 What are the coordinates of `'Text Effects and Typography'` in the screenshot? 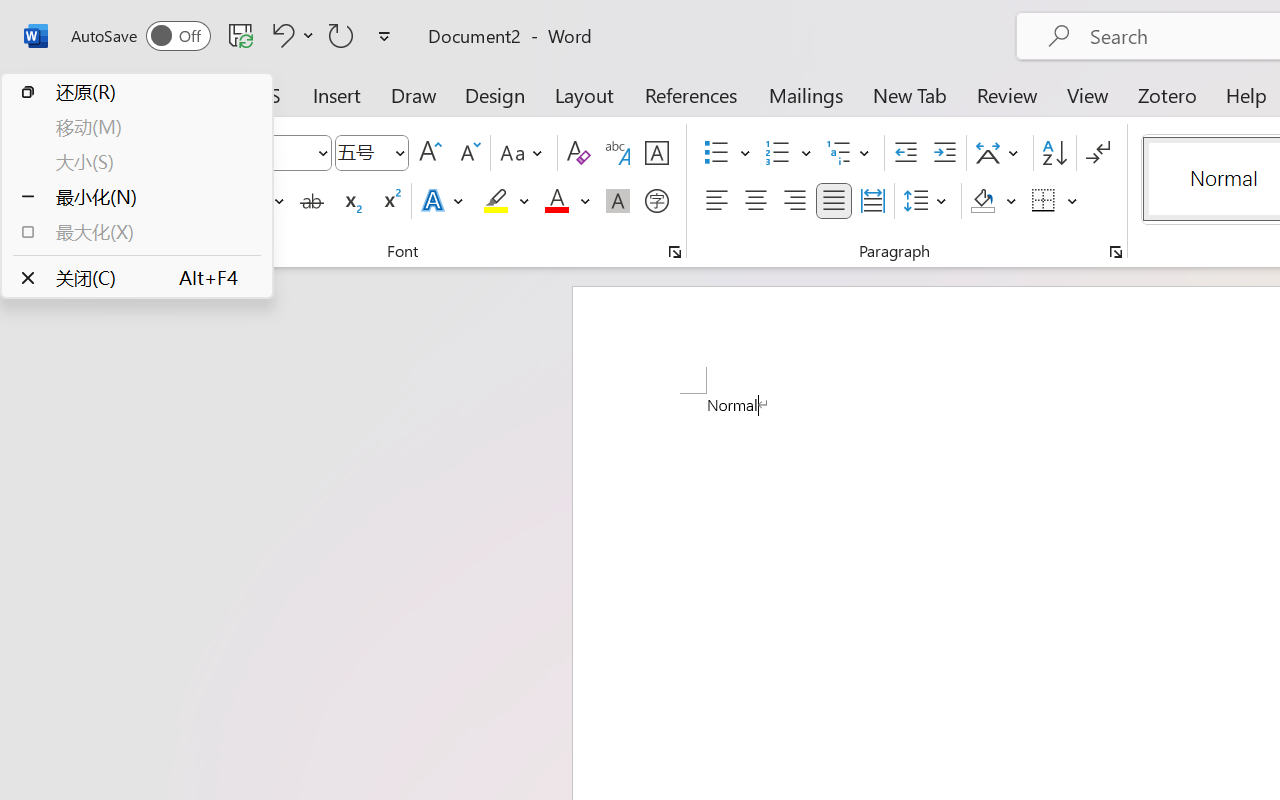 It's located at (443, 201).